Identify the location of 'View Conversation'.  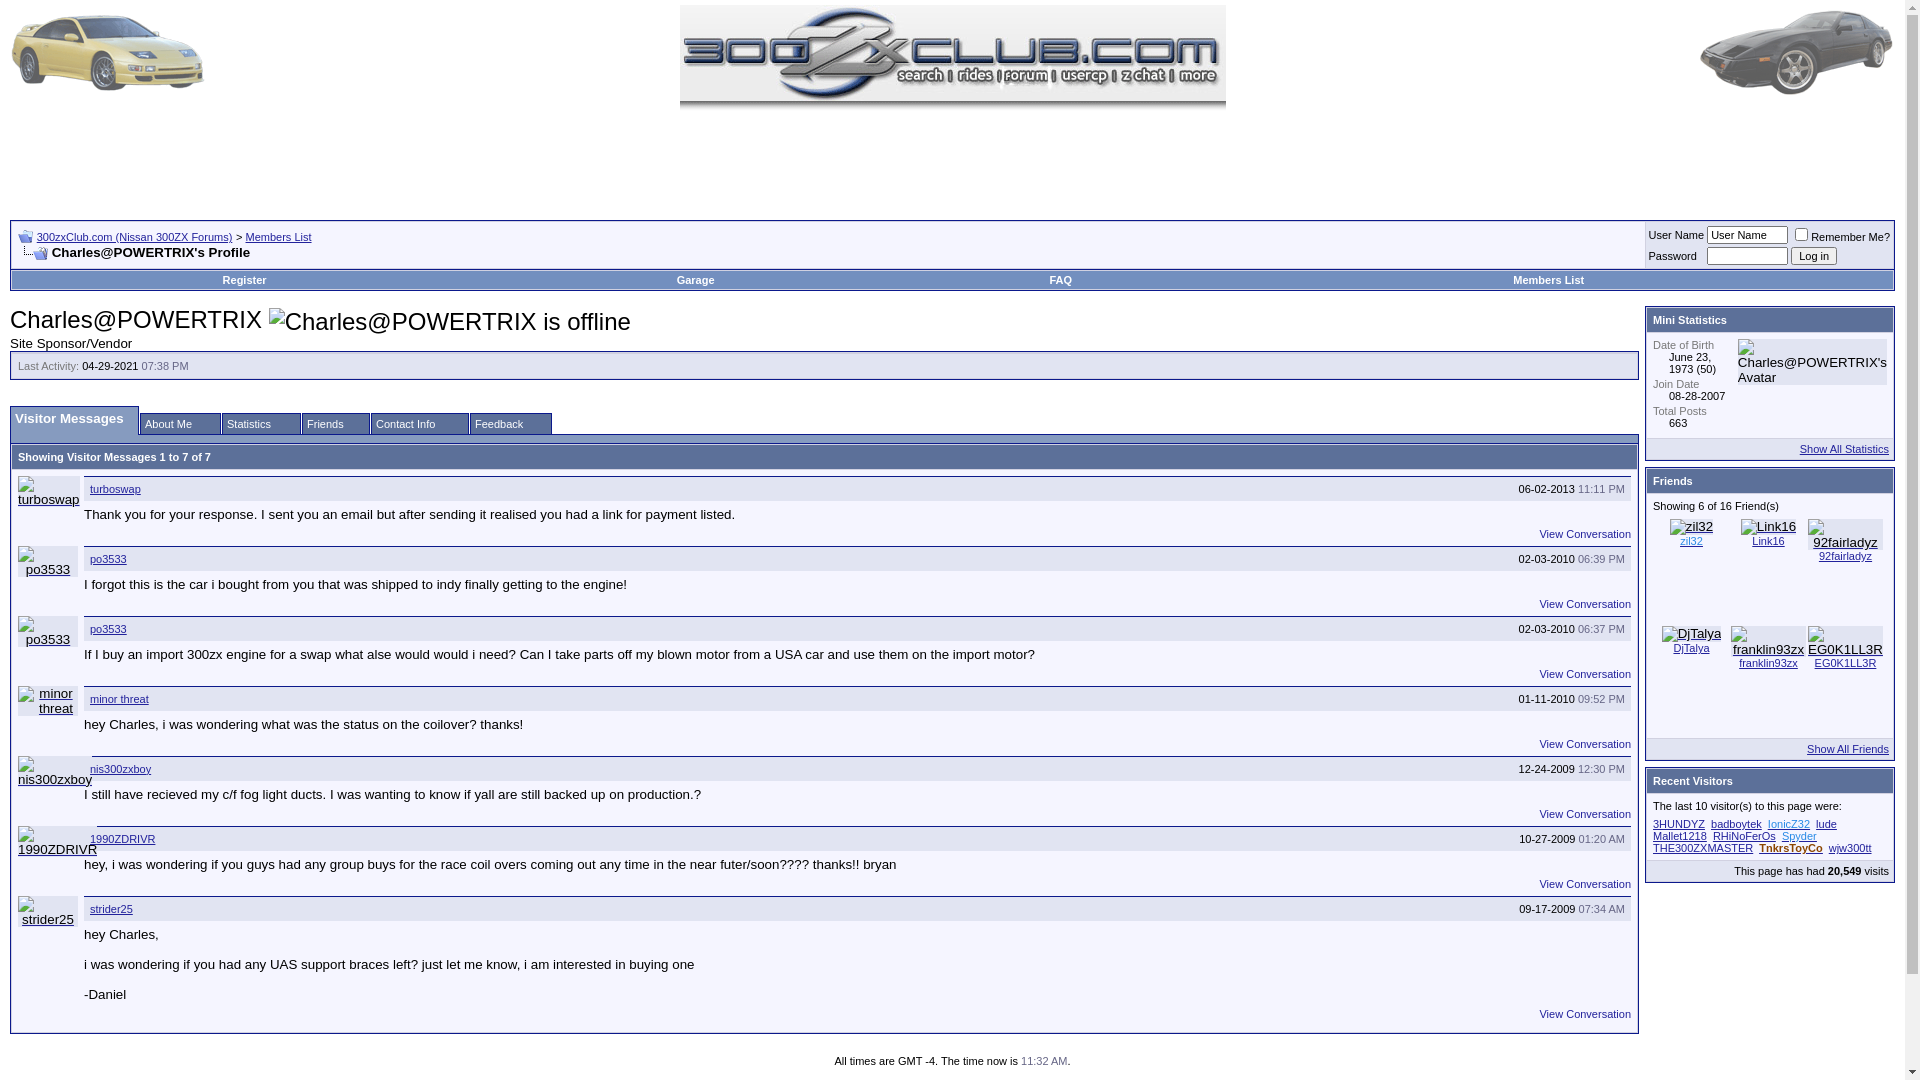
(1583, 532).